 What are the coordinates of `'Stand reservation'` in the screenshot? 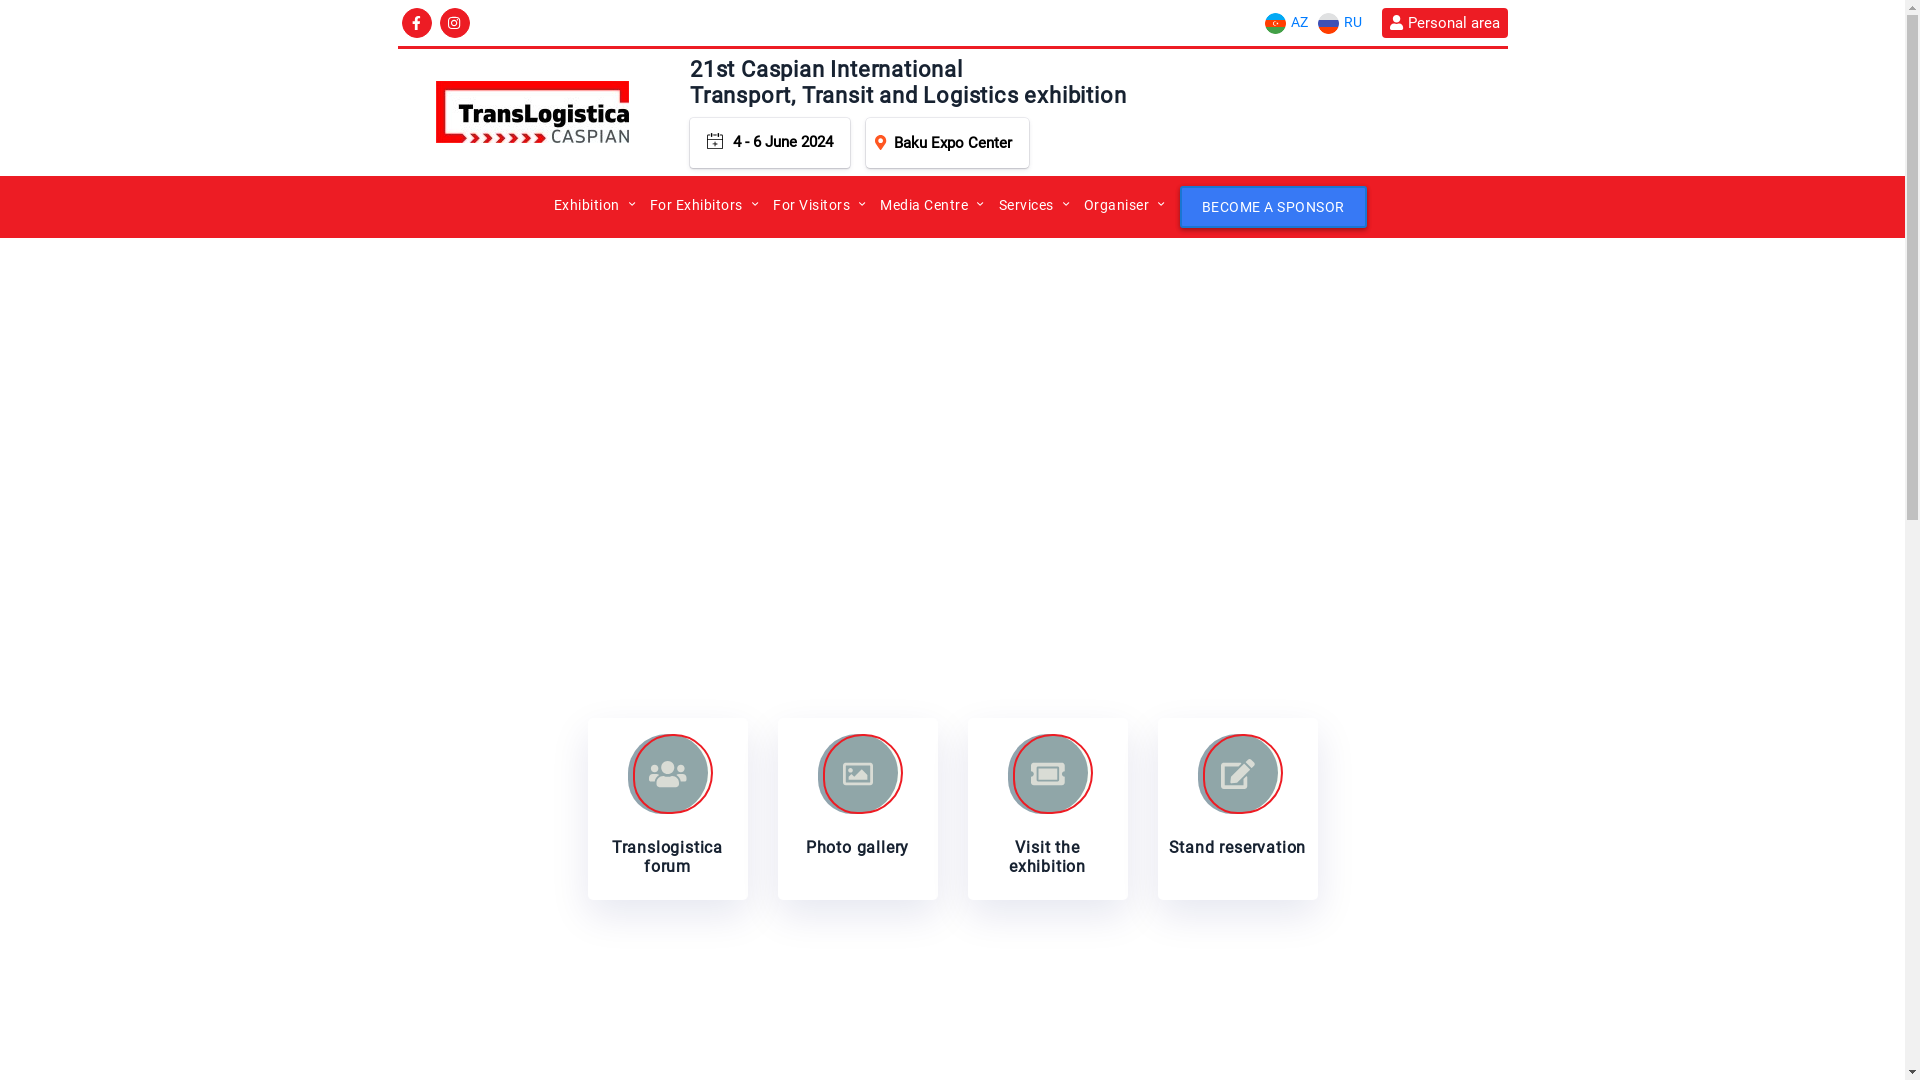 It's located at (1237, 808).